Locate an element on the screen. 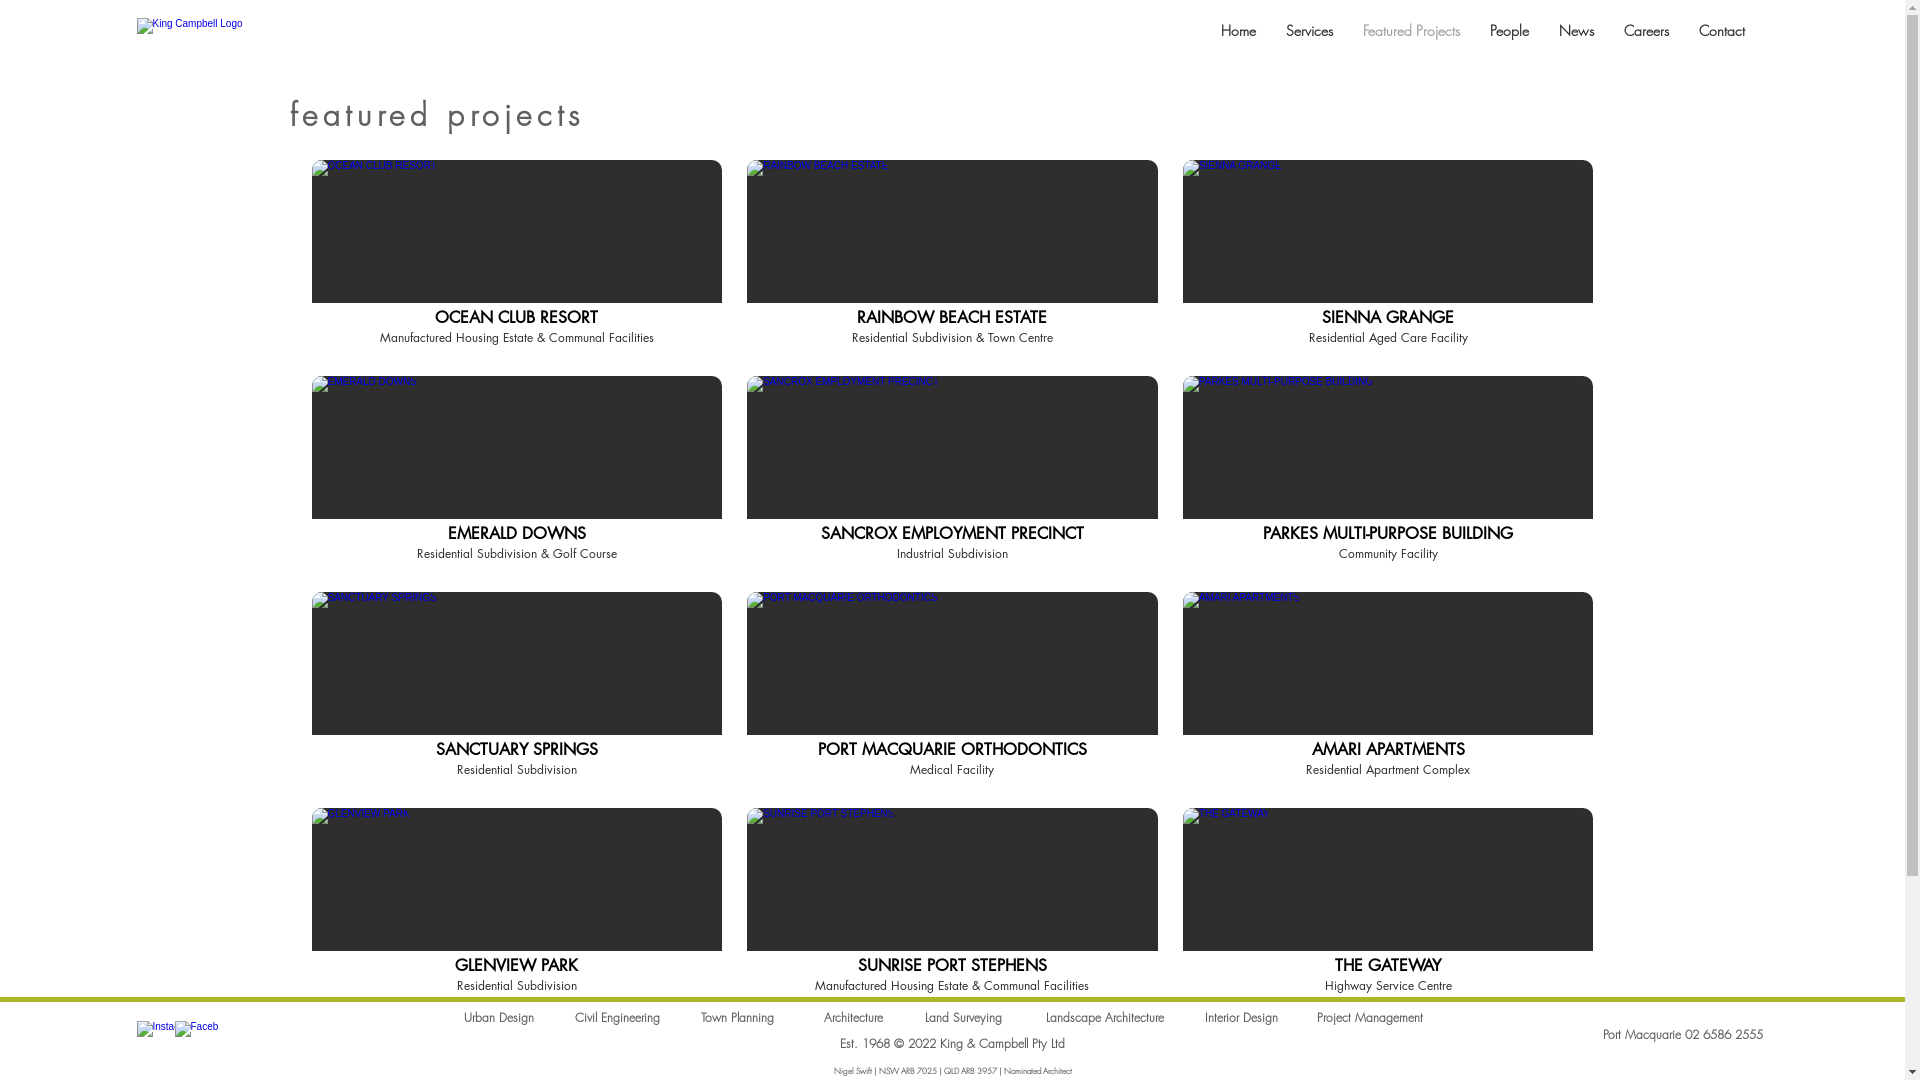 The width and height of the screenshot is (1920, 1080). 'THE GATEWAY is located at coordinates (1387, 903).